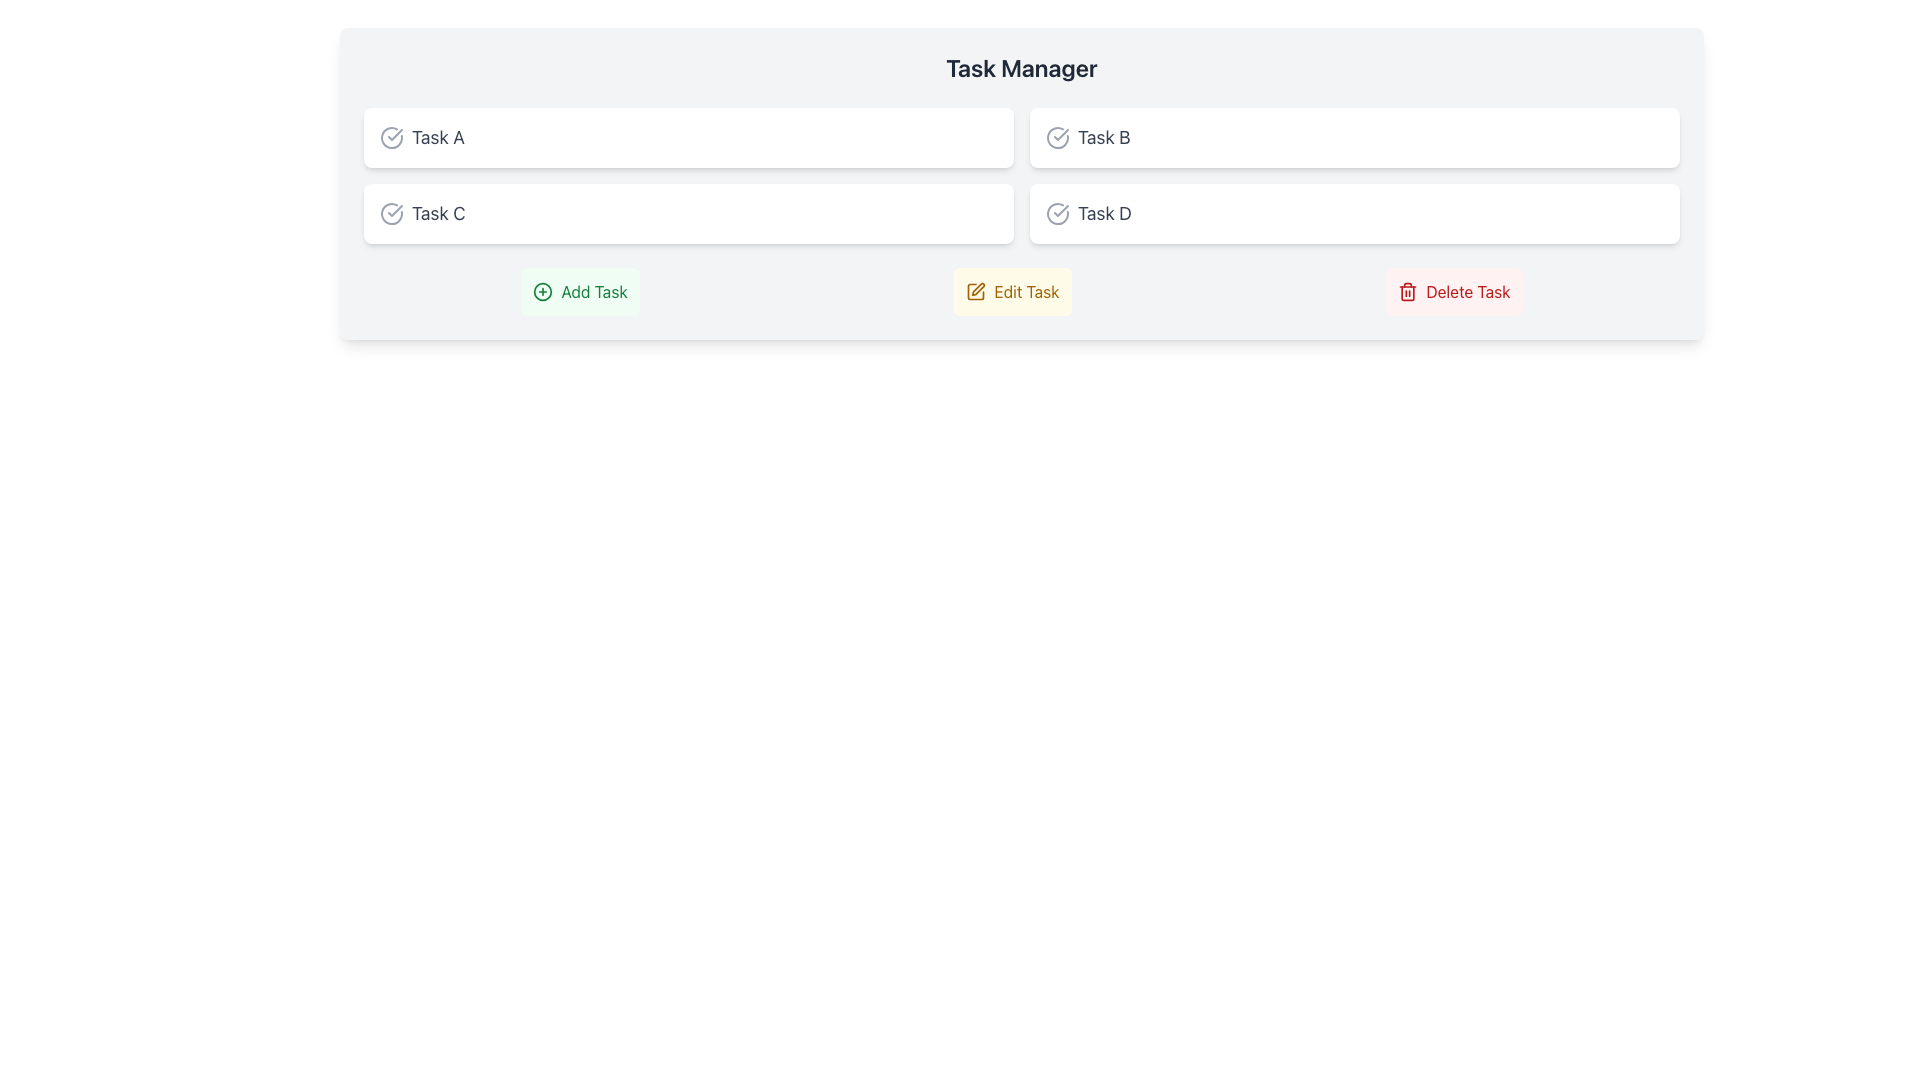 This screenshot has width=1920, height=1080. What do you see at coordinates (1407, 292) in the screenshot?
I see `the small red trash icon located at the far-right end of the bottom row of buttons` at bounding box center [1407, 292].